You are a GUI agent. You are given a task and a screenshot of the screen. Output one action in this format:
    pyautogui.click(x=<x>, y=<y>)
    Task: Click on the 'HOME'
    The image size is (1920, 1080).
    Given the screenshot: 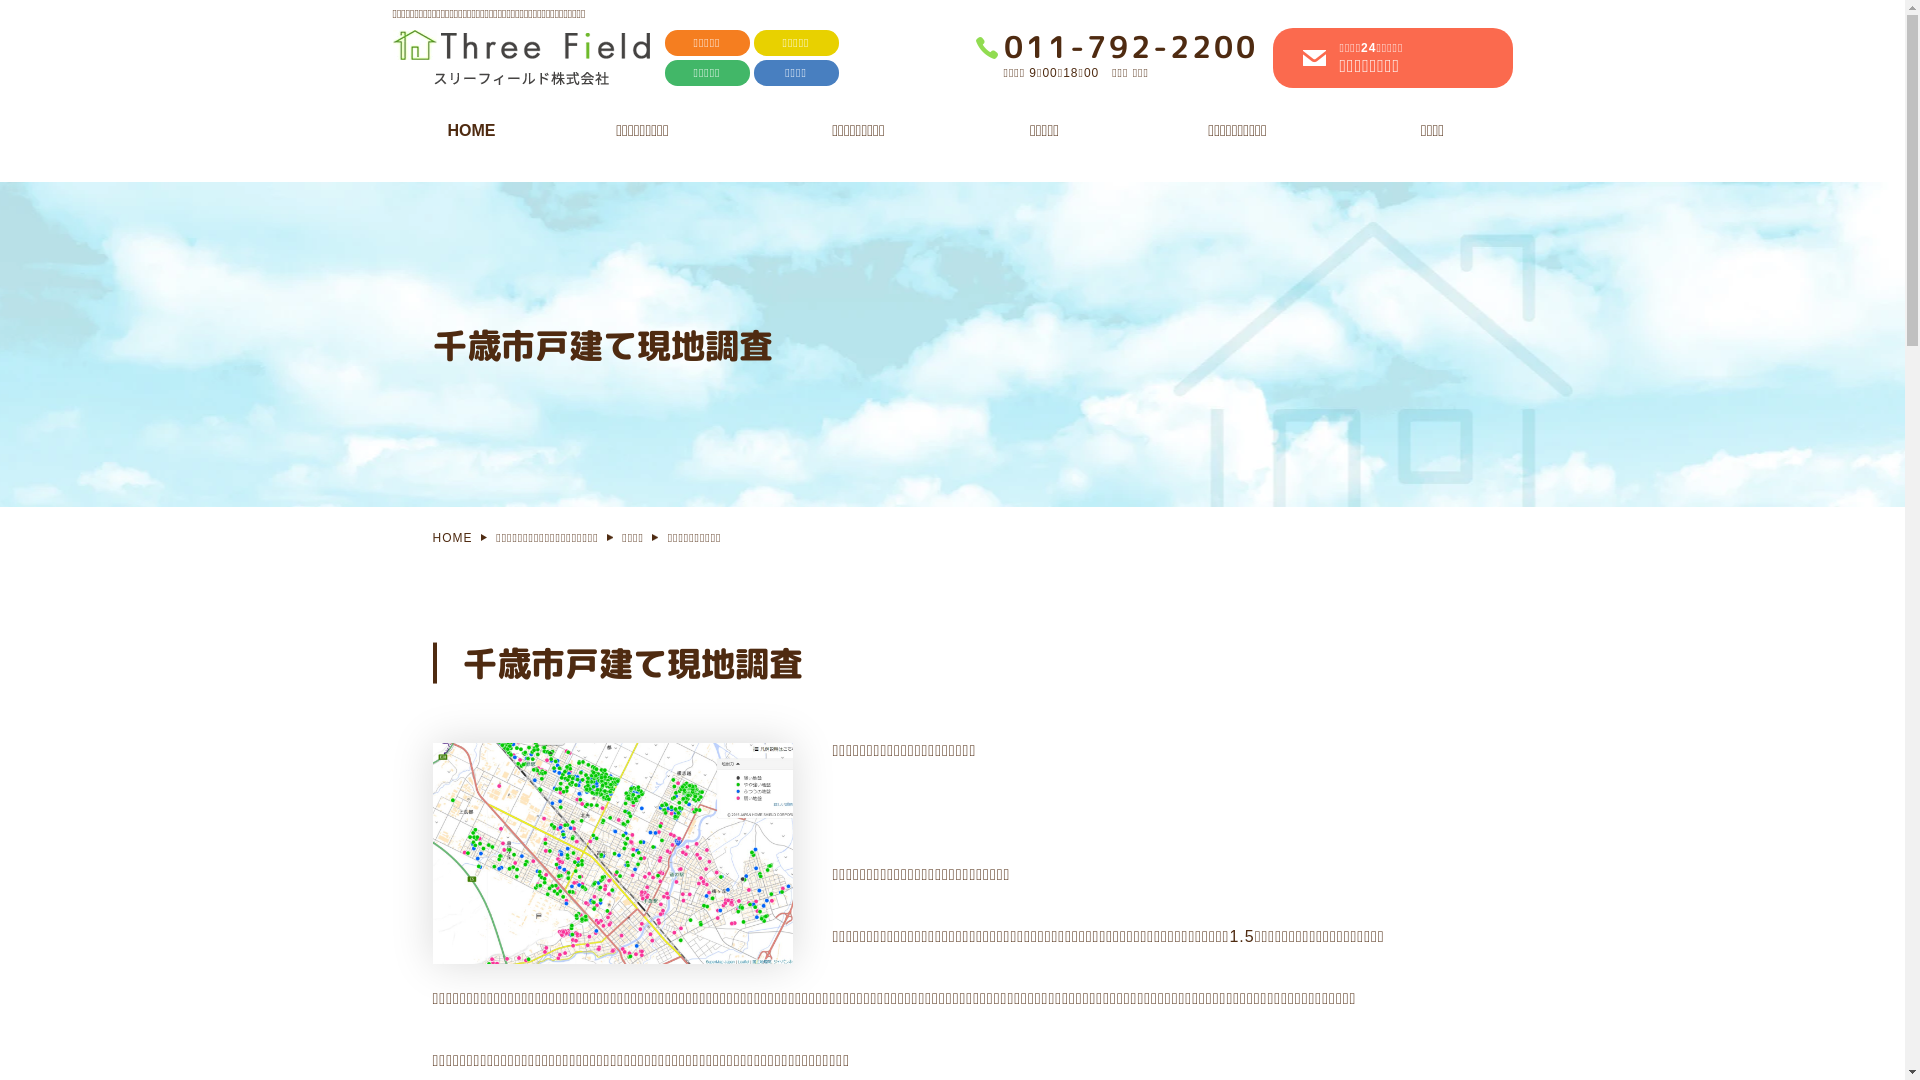 What is the action you would take?
    pyautogui.click(x=431, y=536)
    